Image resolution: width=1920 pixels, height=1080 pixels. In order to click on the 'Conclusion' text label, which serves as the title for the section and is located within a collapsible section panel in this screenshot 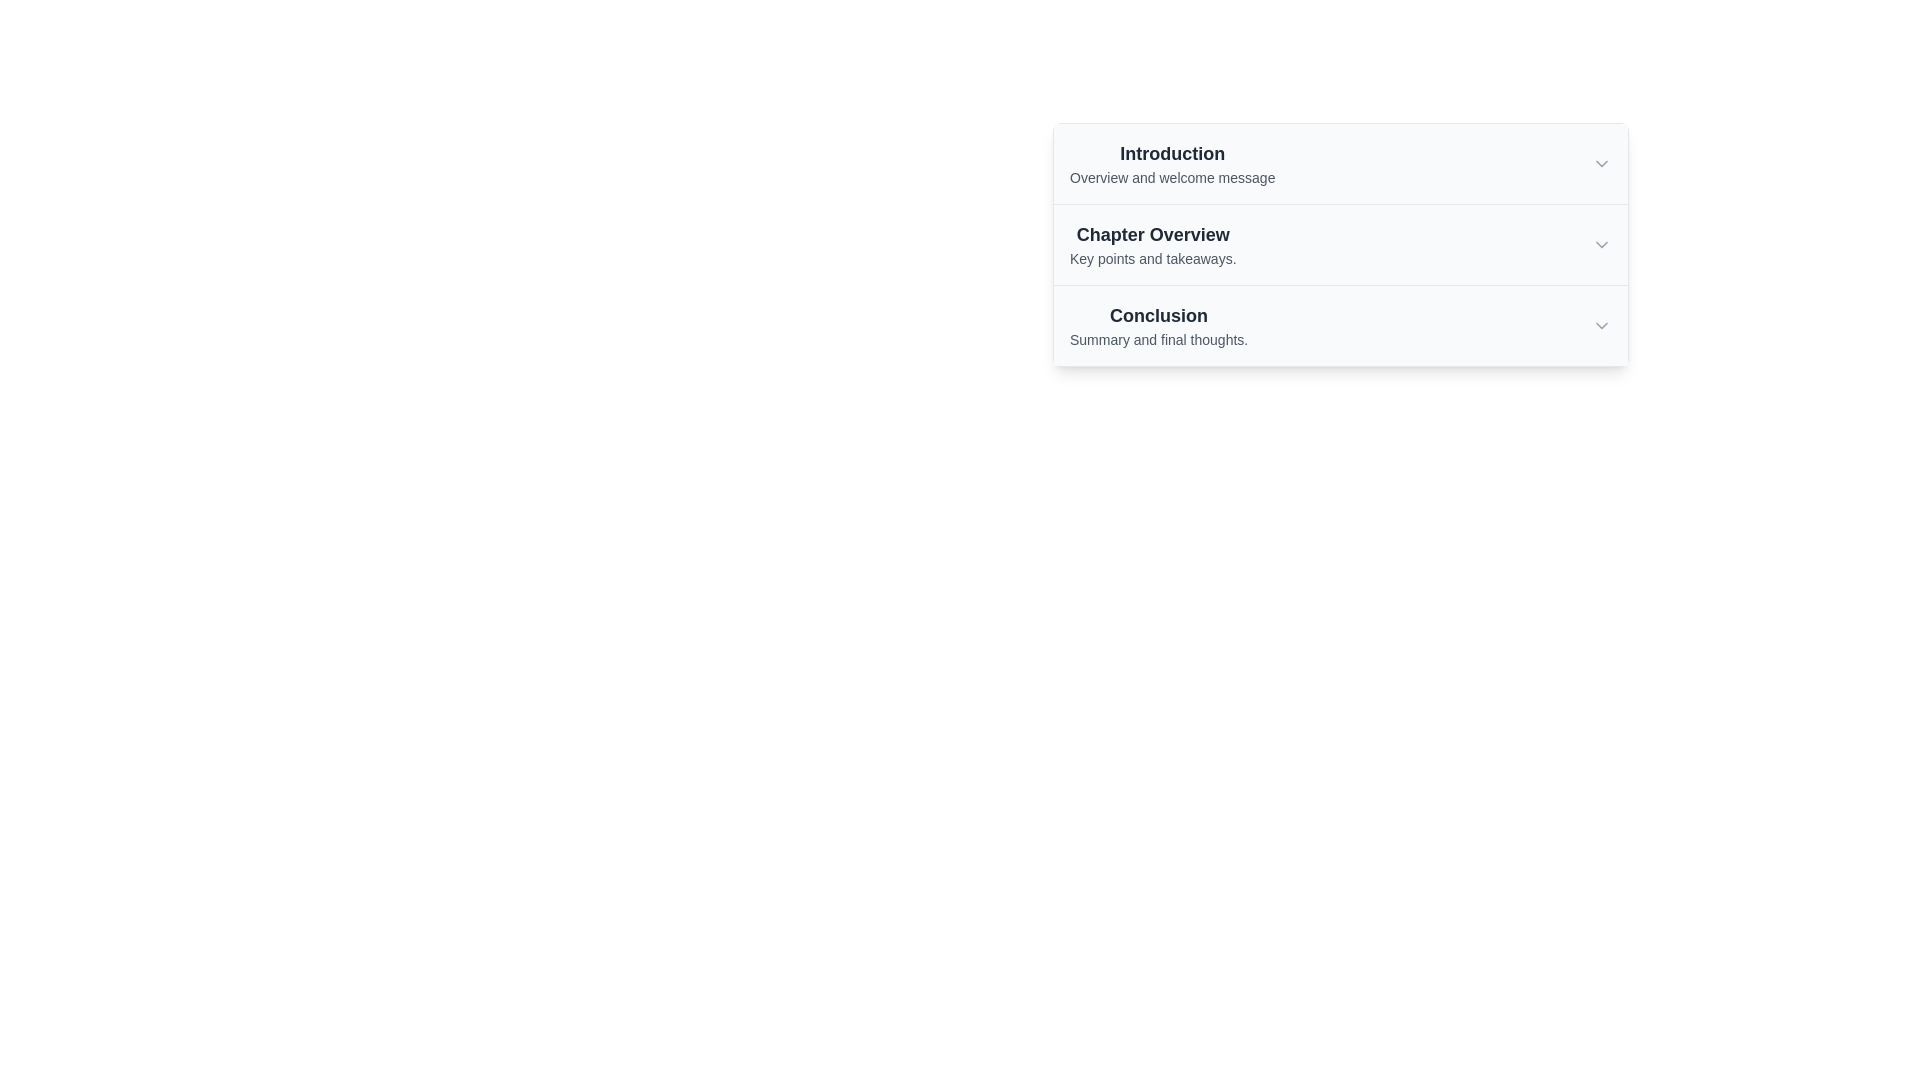, I will do `click(1159, 315)`.